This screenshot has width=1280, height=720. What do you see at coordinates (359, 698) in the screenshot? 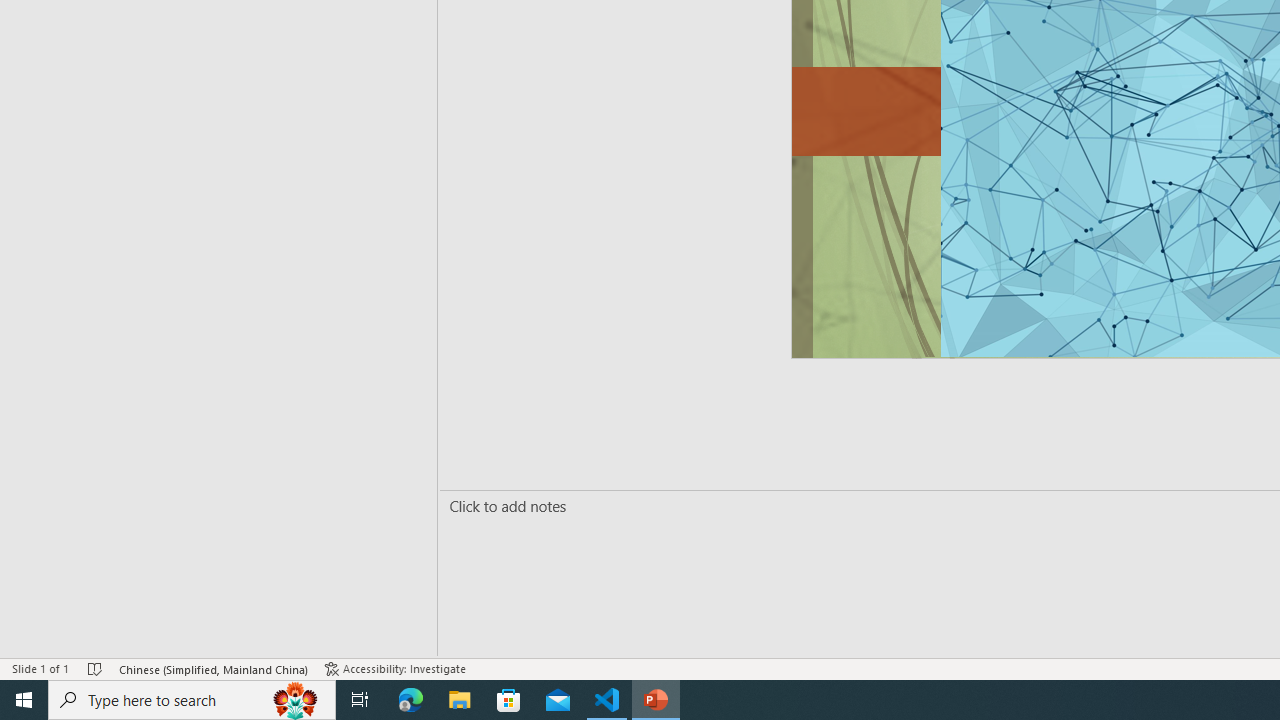
I see `'Task View'` at bounding box center [359, 698].